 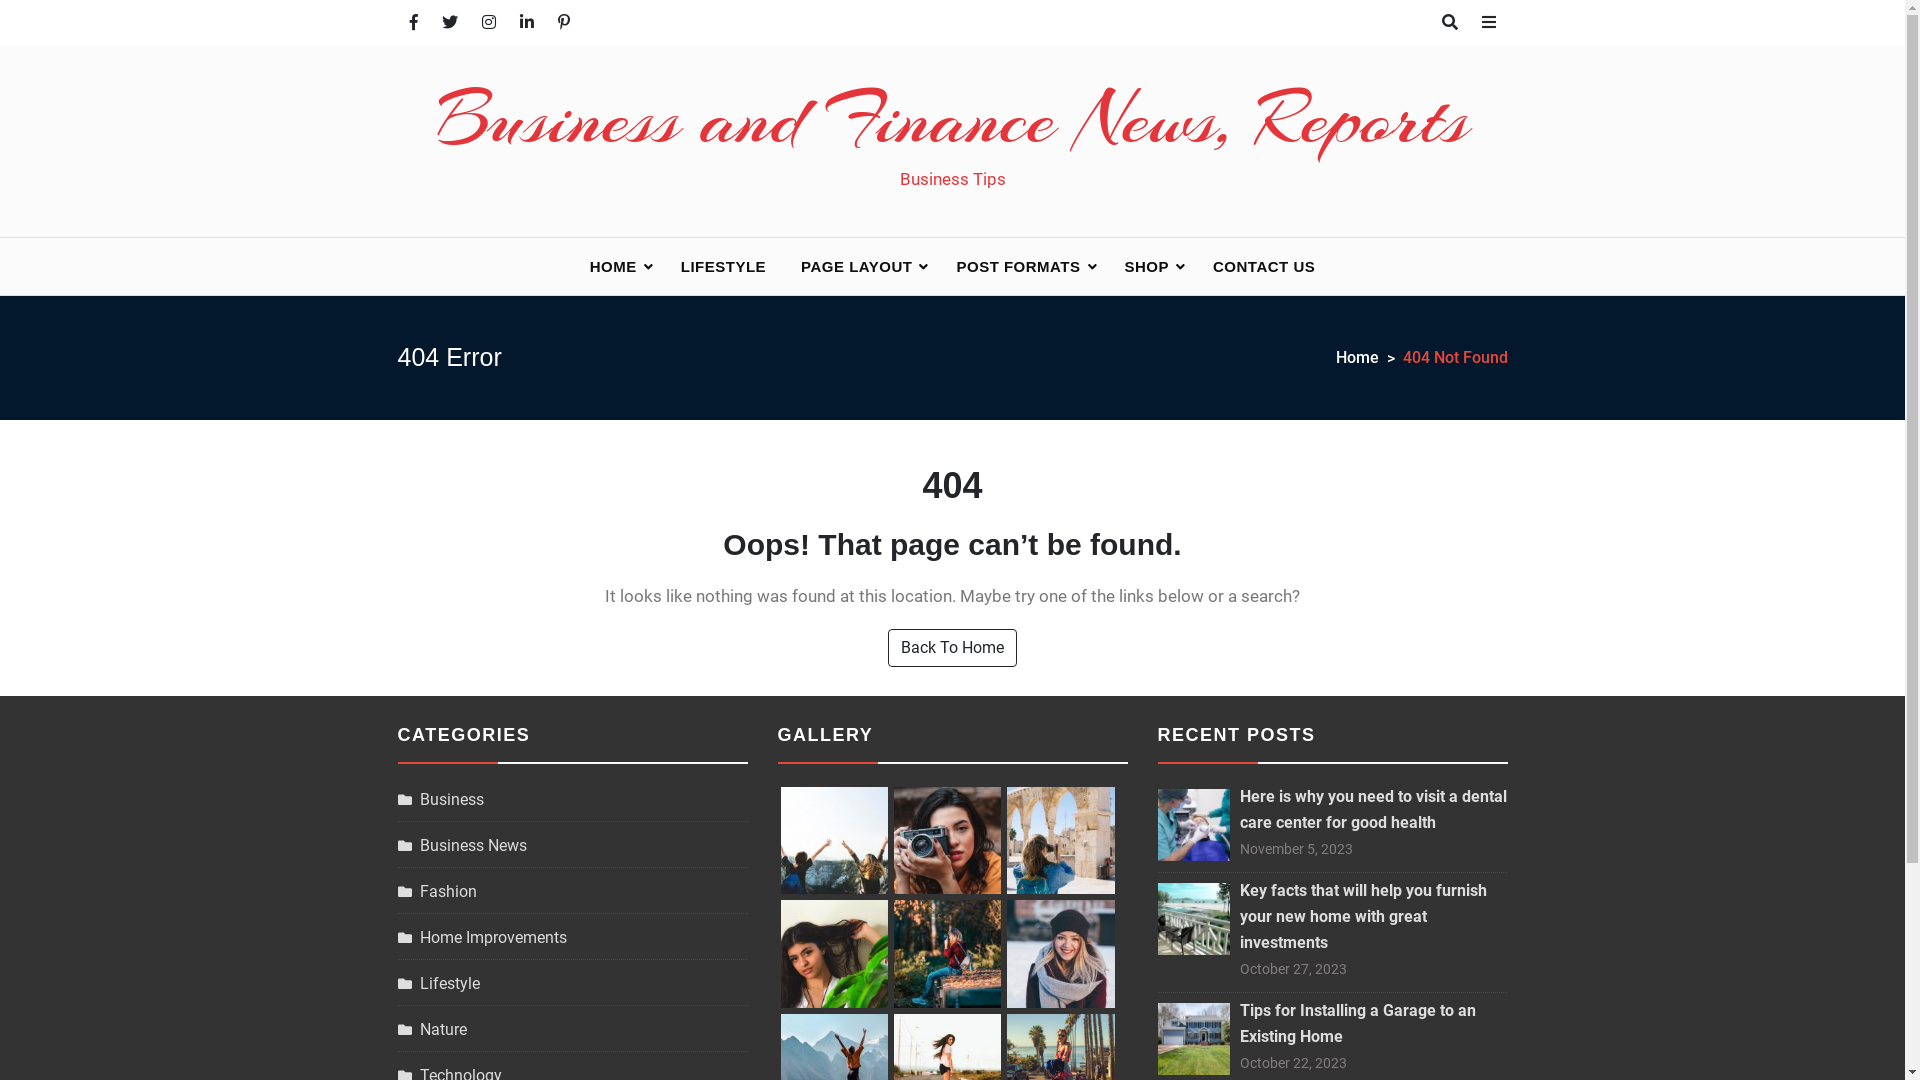 What do you see at coordinates (461, 845) in the screenshot?
I see `'Business News'` at bounding box center [461, 845].